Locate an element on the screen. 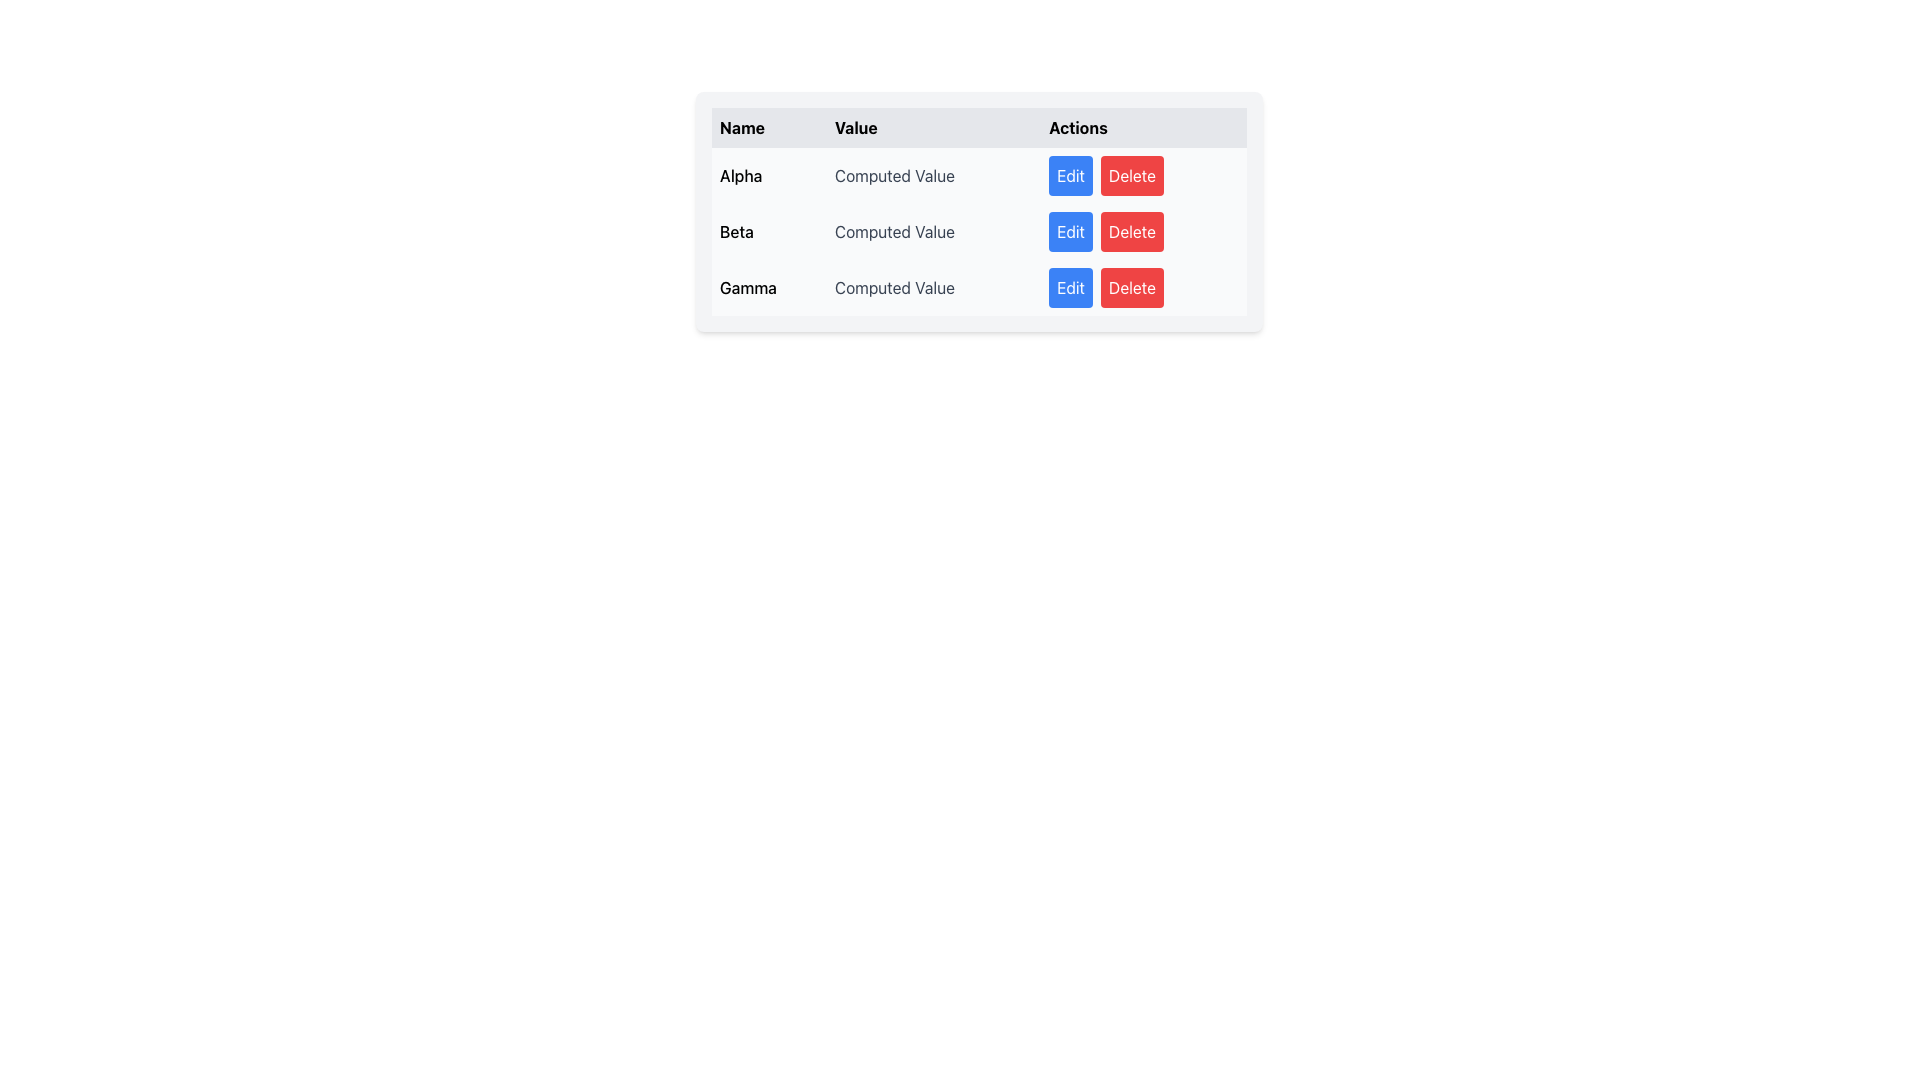 The height and width of the screenshot is (1080, 1920). the 'Computed Value' text cell in the table, which displays the text in gray color and is positioned in the second cell of the first row, aligned with 'Alpha' in the 'Name' column and 'Edit' and 'Delete' buttons in the 'Actions' column is located at coordinates (933, 175).